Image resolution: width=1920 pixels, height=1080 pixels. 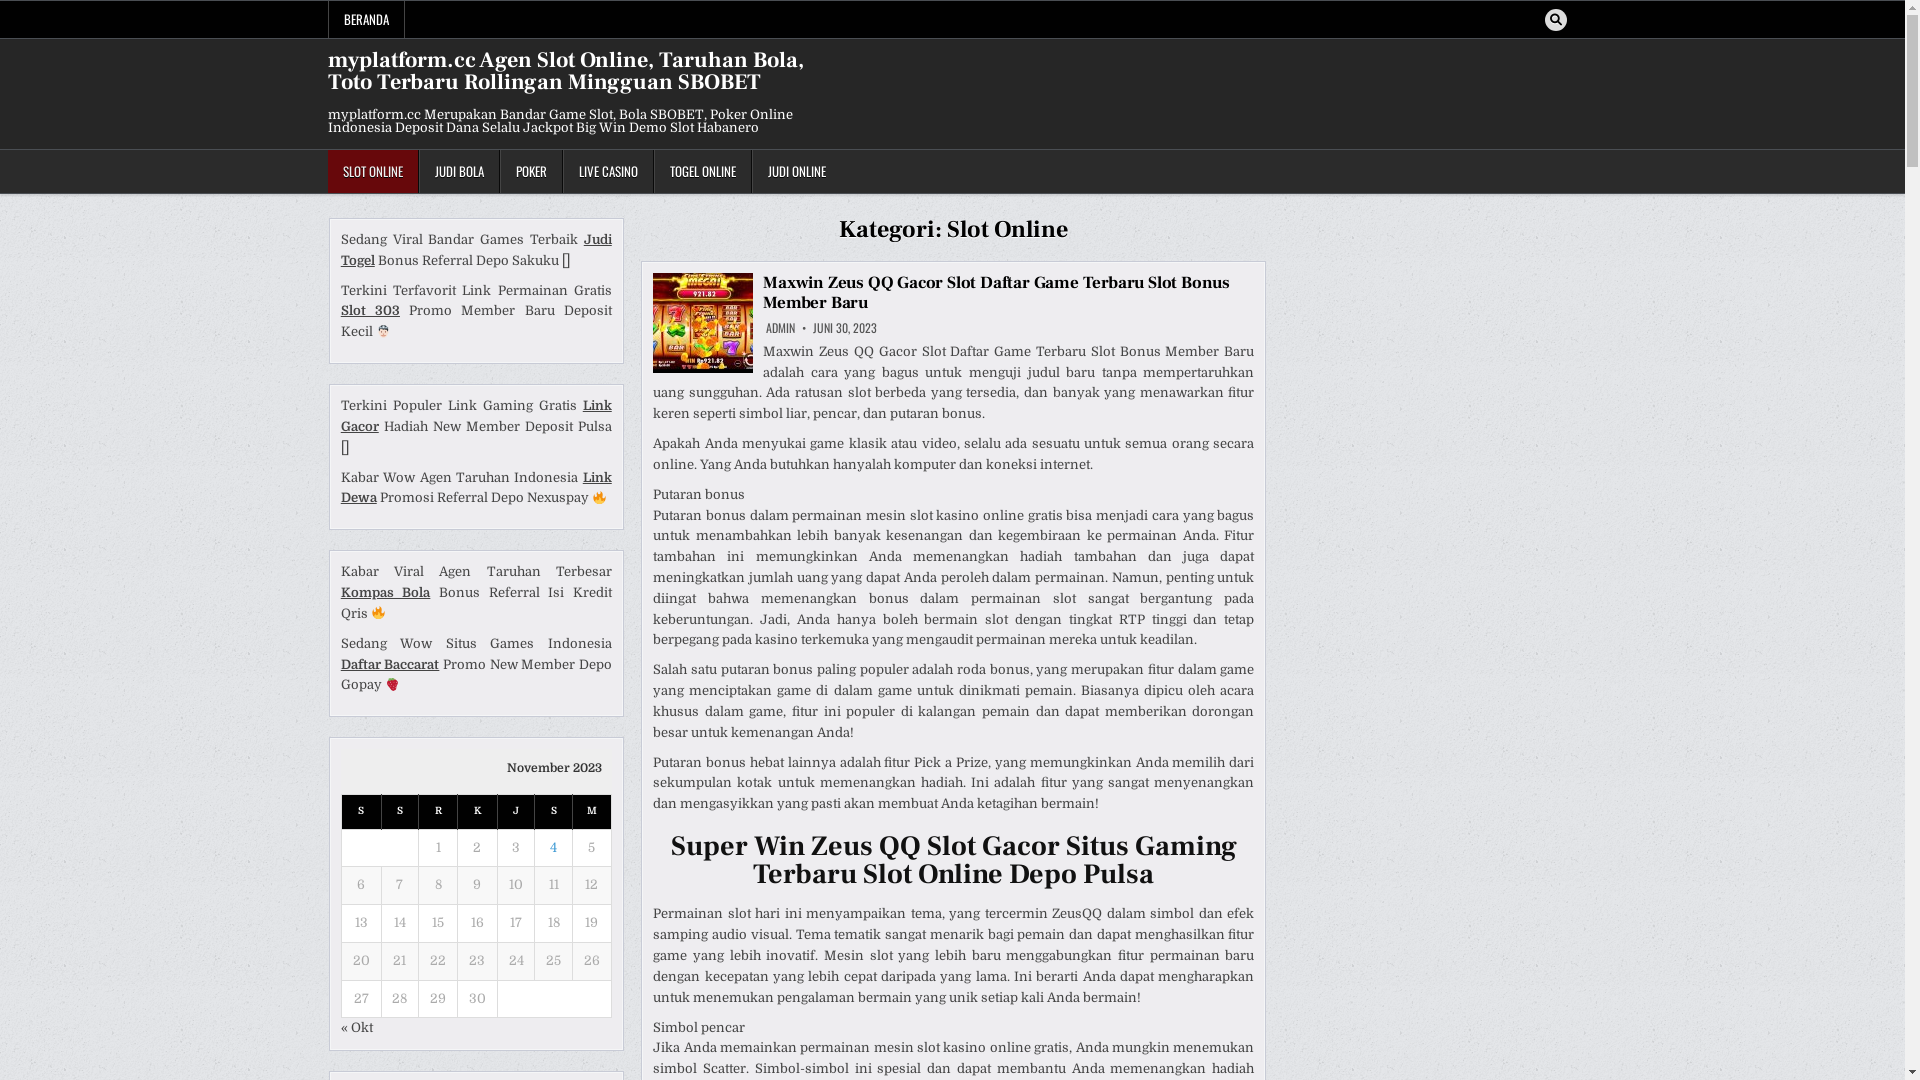 What do you see at coordinates (531, 170) in the screenshot?
I see `'POKER'` at bounding box center [531, 170].